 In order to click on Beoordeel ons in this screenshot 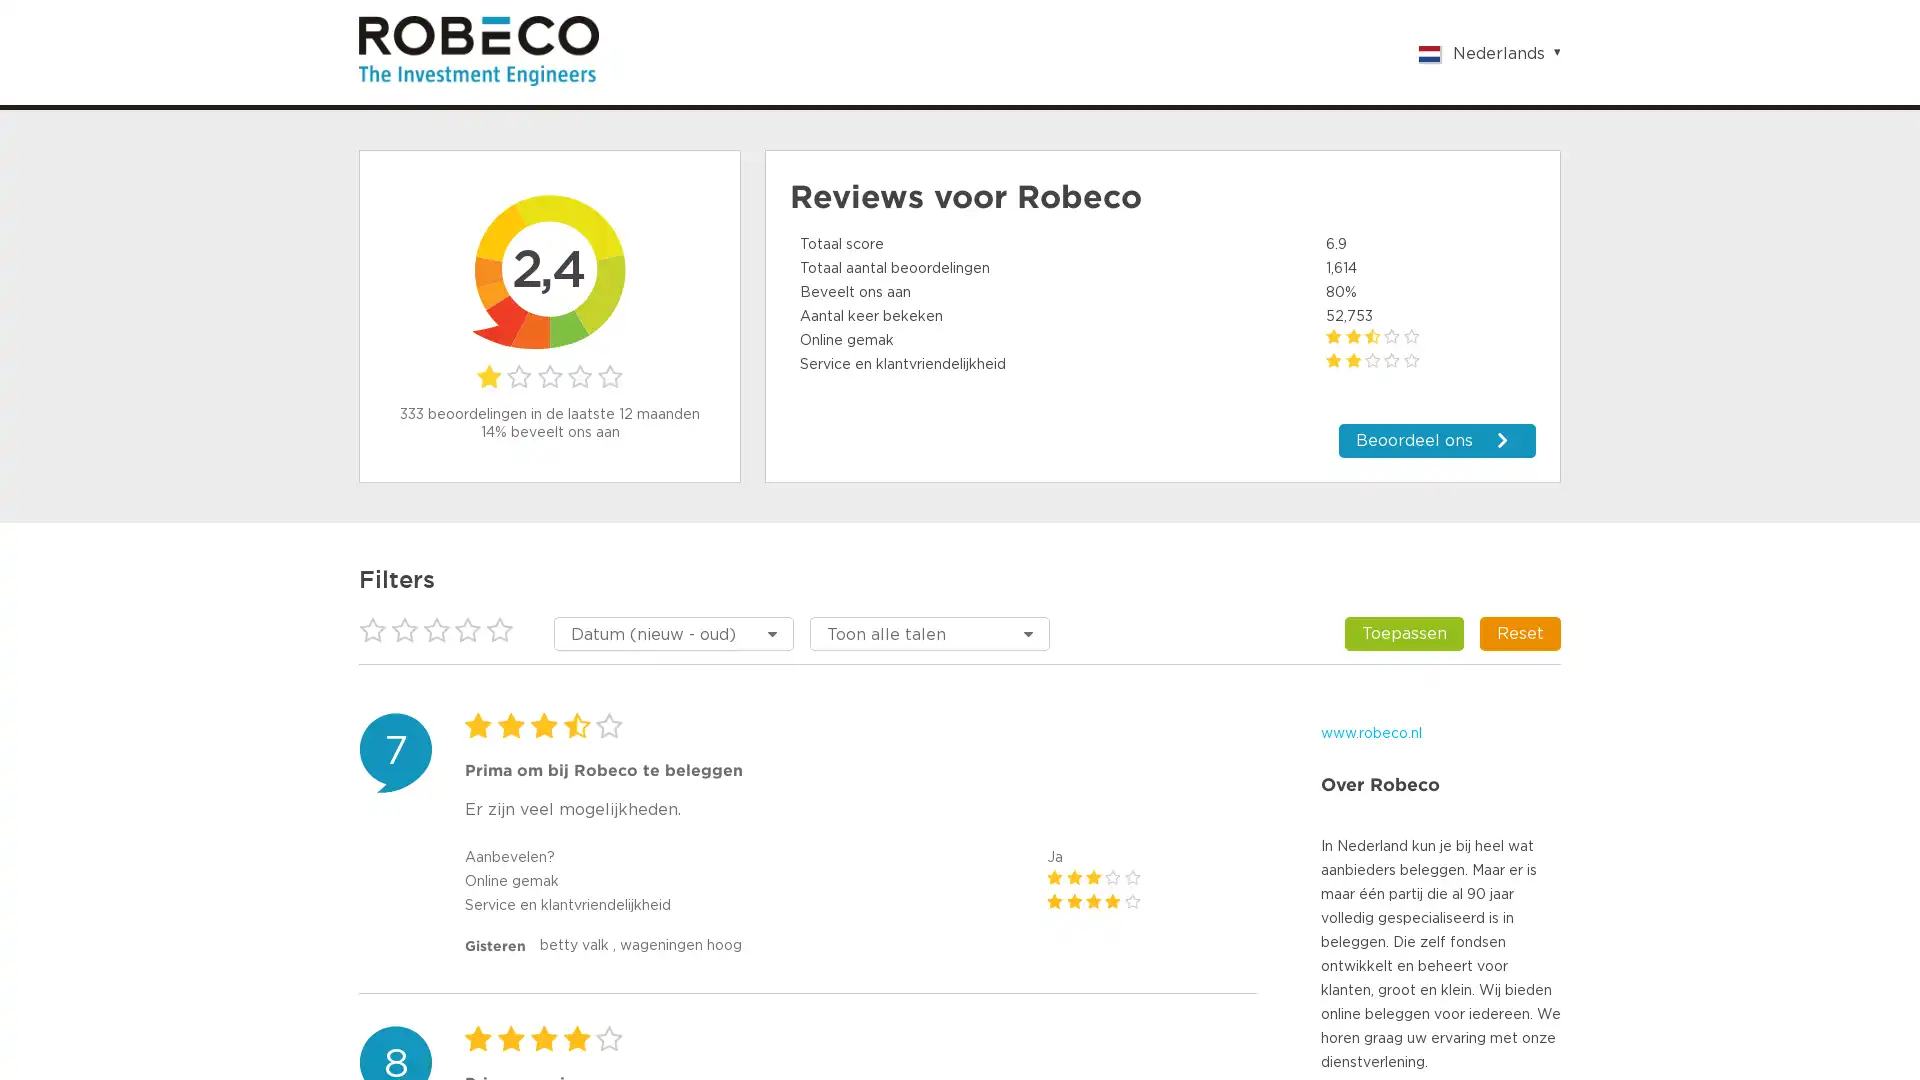, I will do `click(1435, 439)`.